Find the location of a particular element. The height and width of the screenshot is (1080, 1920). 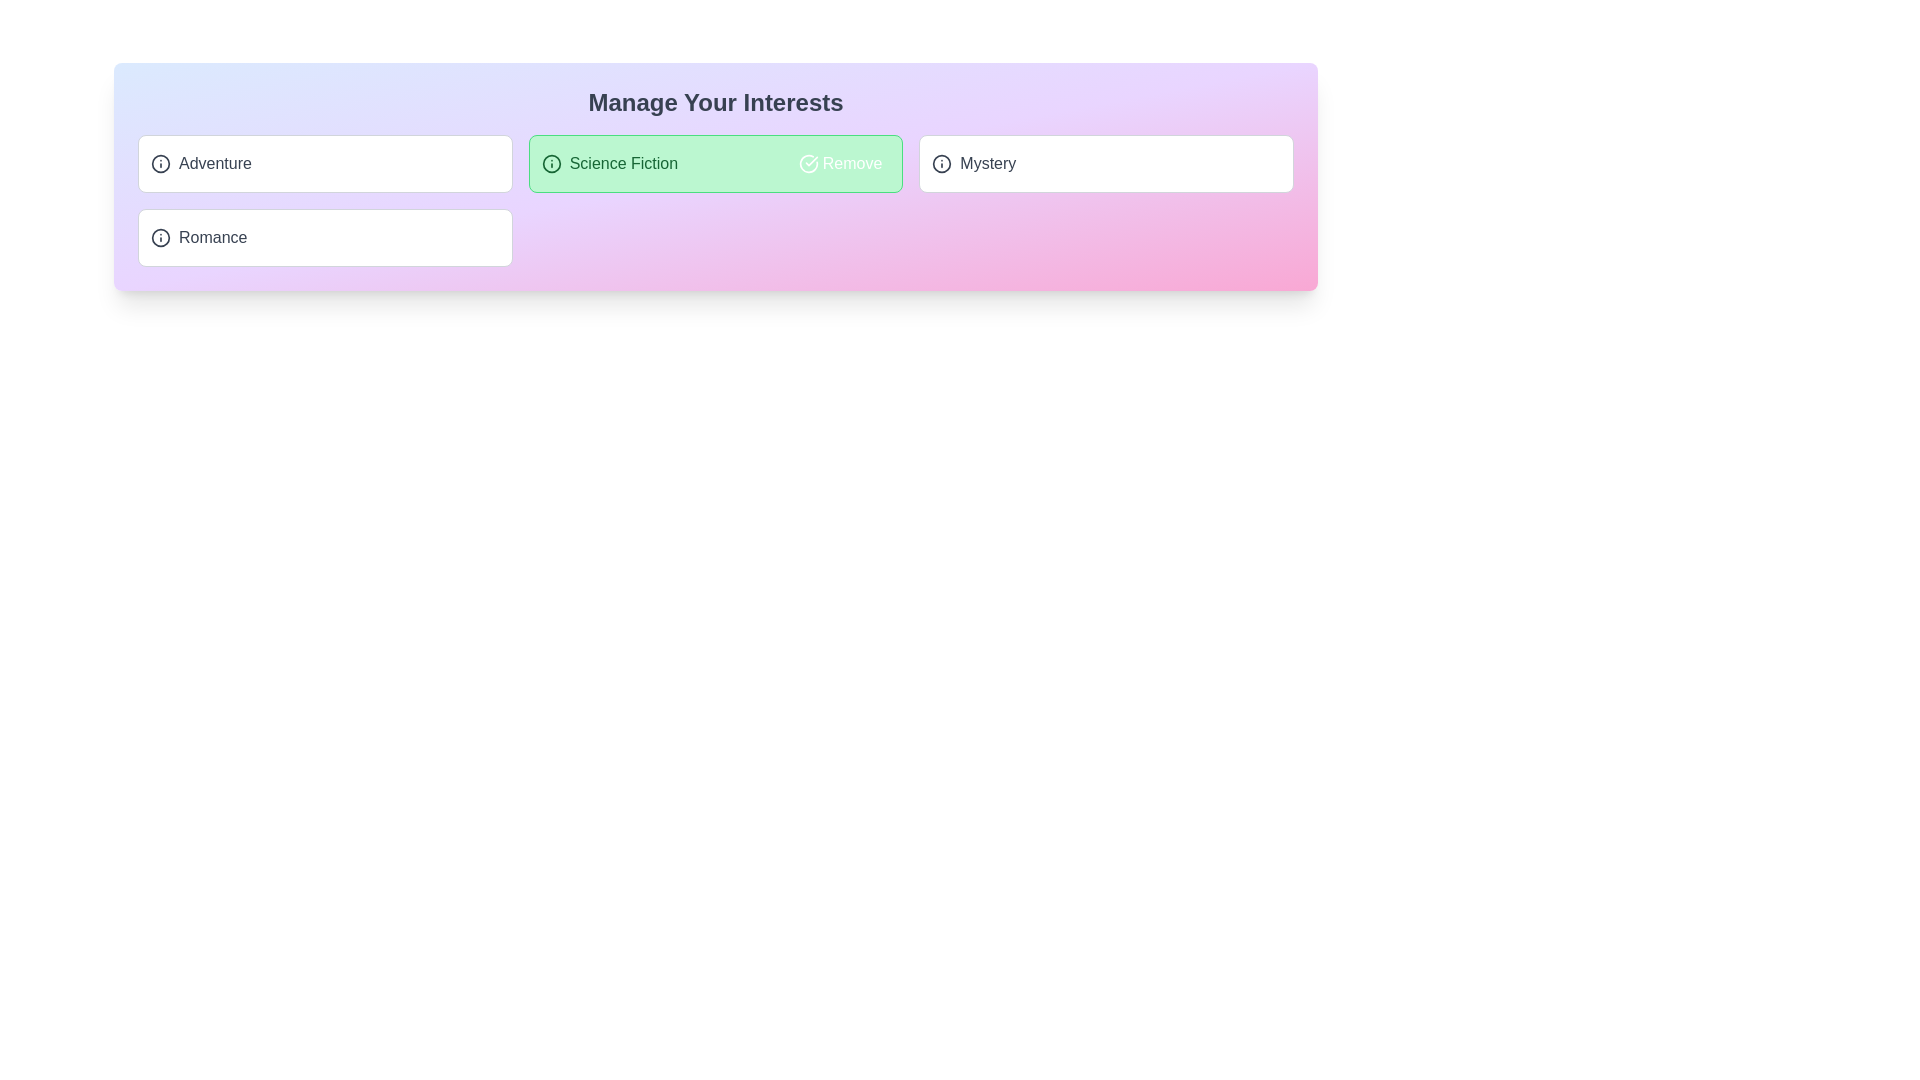

the action button next to the tag labeled 'Adventure' to toggle its 'added' status is located at coordinates (464, 163).